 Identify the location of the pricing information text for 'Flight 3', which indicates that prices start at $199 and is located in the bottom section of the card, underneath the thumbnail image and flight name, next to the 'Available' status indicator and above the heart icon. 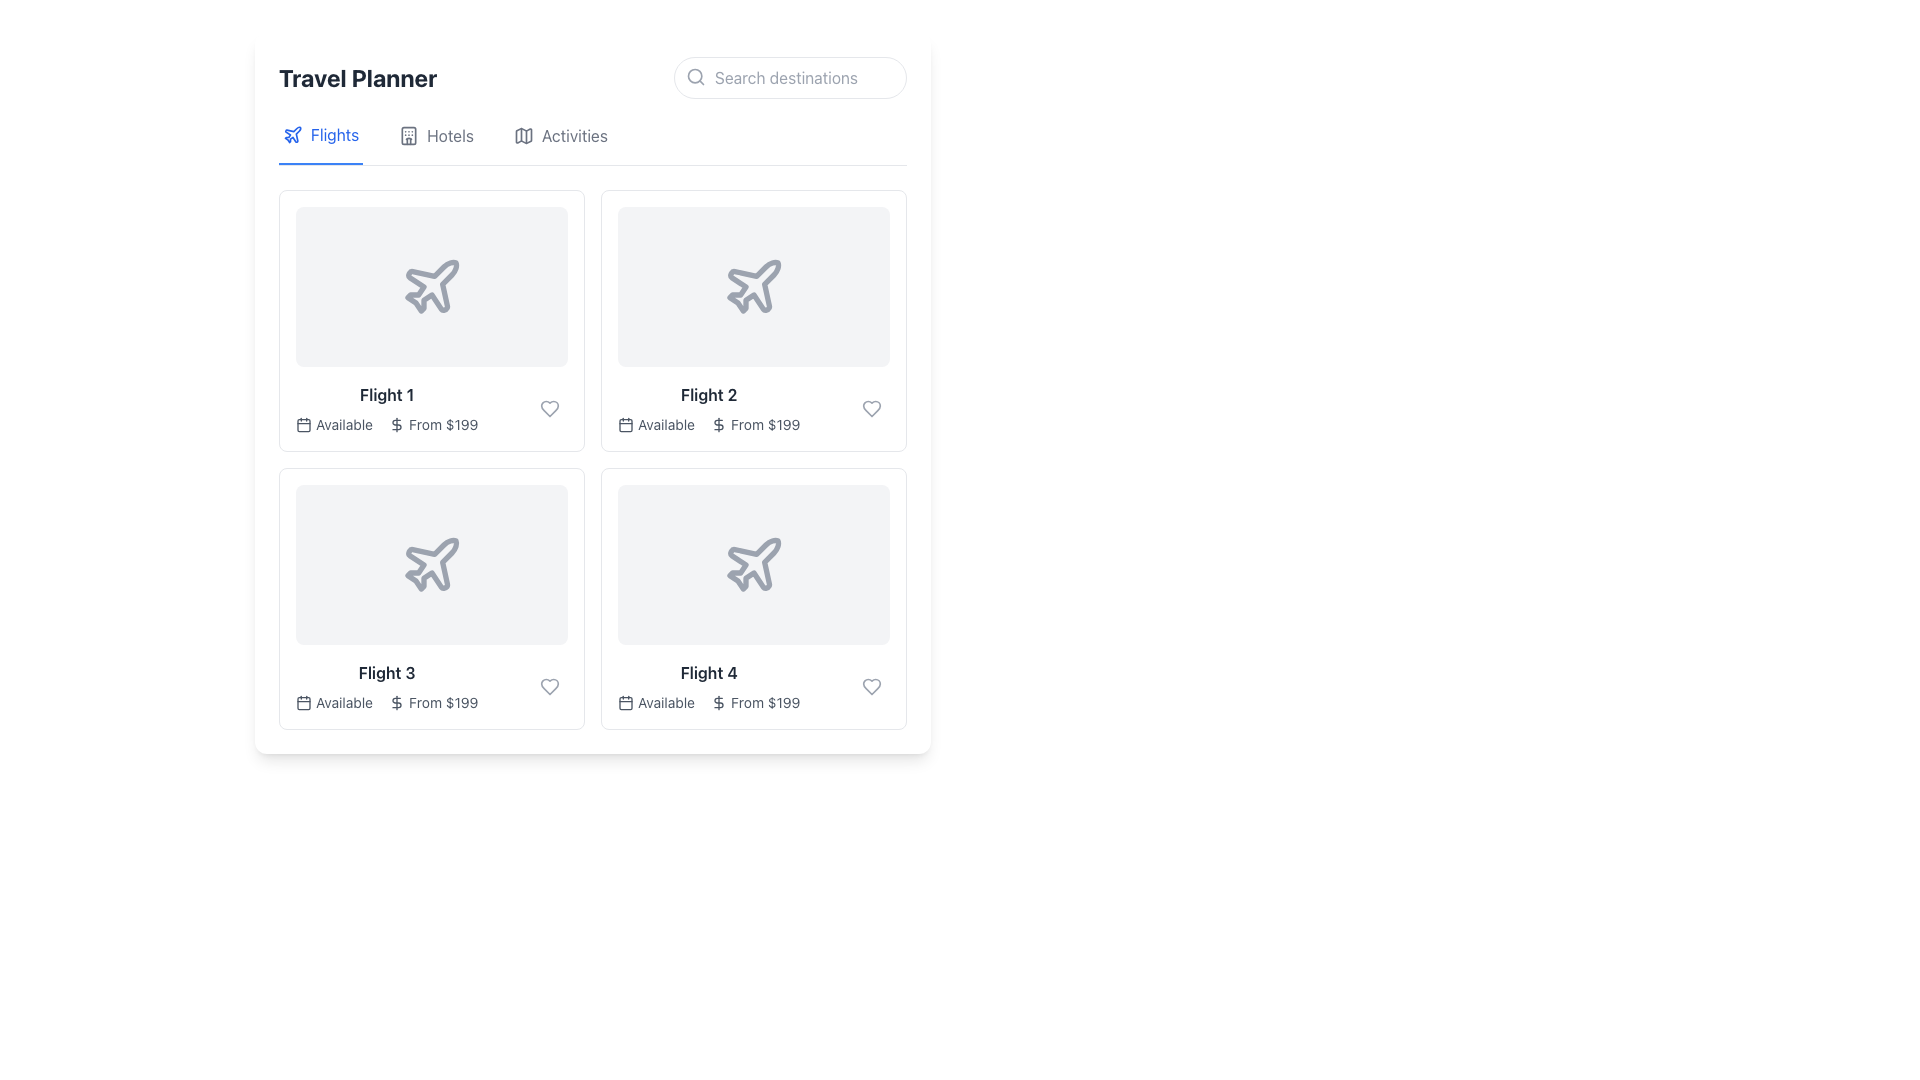
(432, 701).